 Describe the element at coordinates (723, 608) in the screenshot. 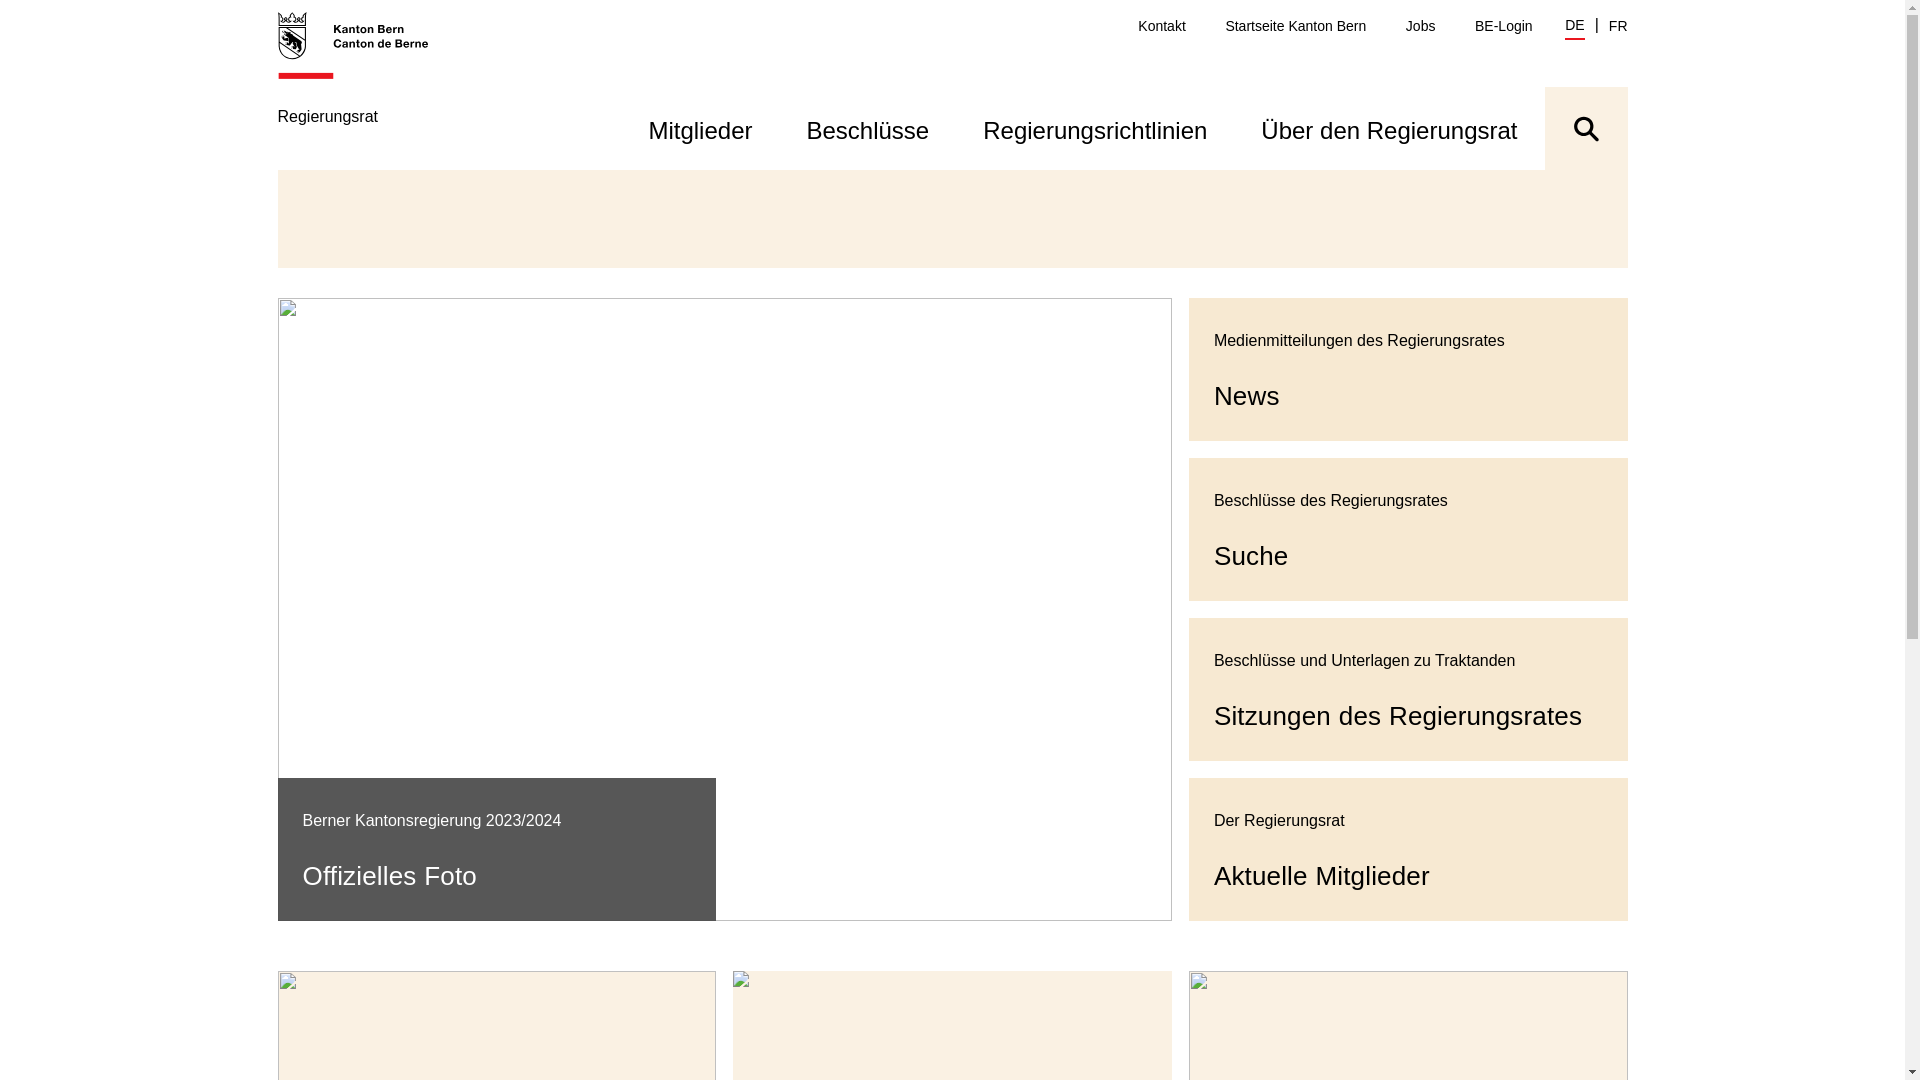

I see `'Offizielles Foto` at that location.